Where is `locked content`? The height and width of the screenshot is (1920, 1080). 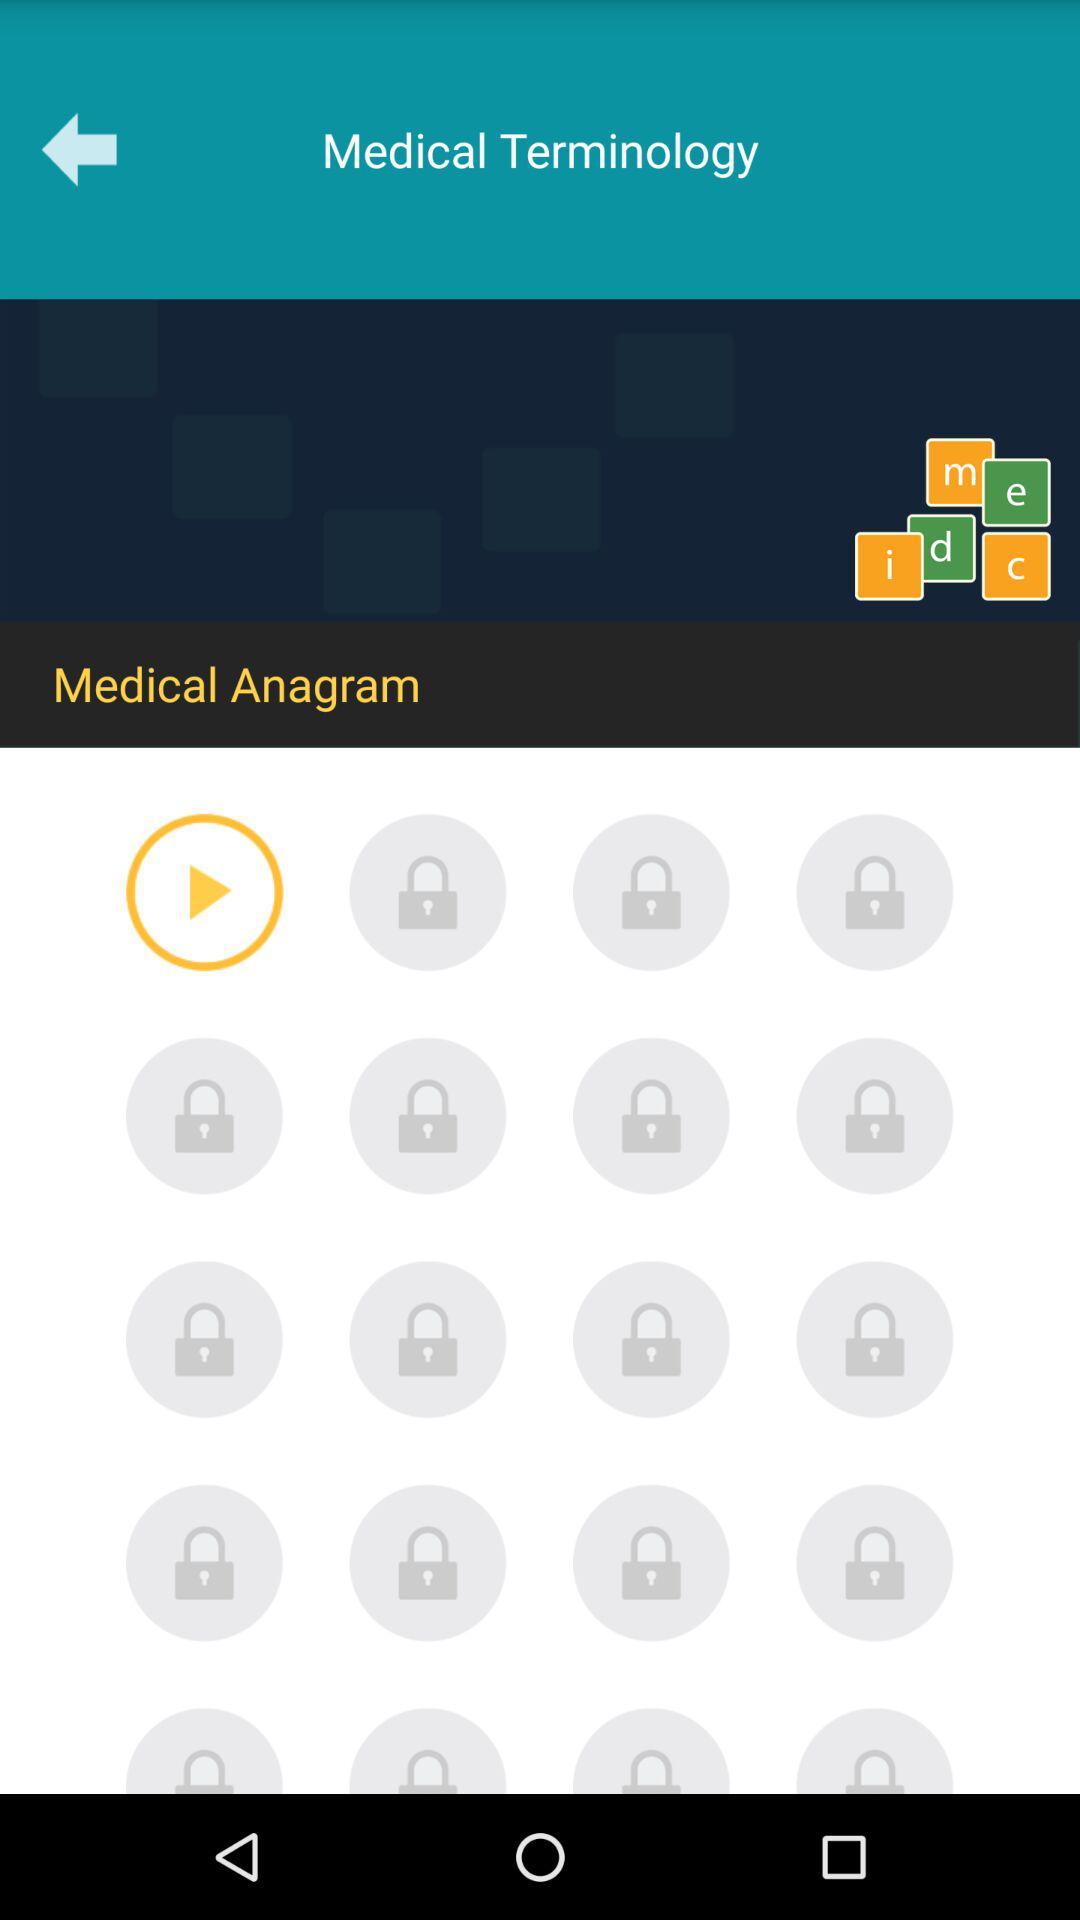
locked content is located at coordinates (651, 1749).